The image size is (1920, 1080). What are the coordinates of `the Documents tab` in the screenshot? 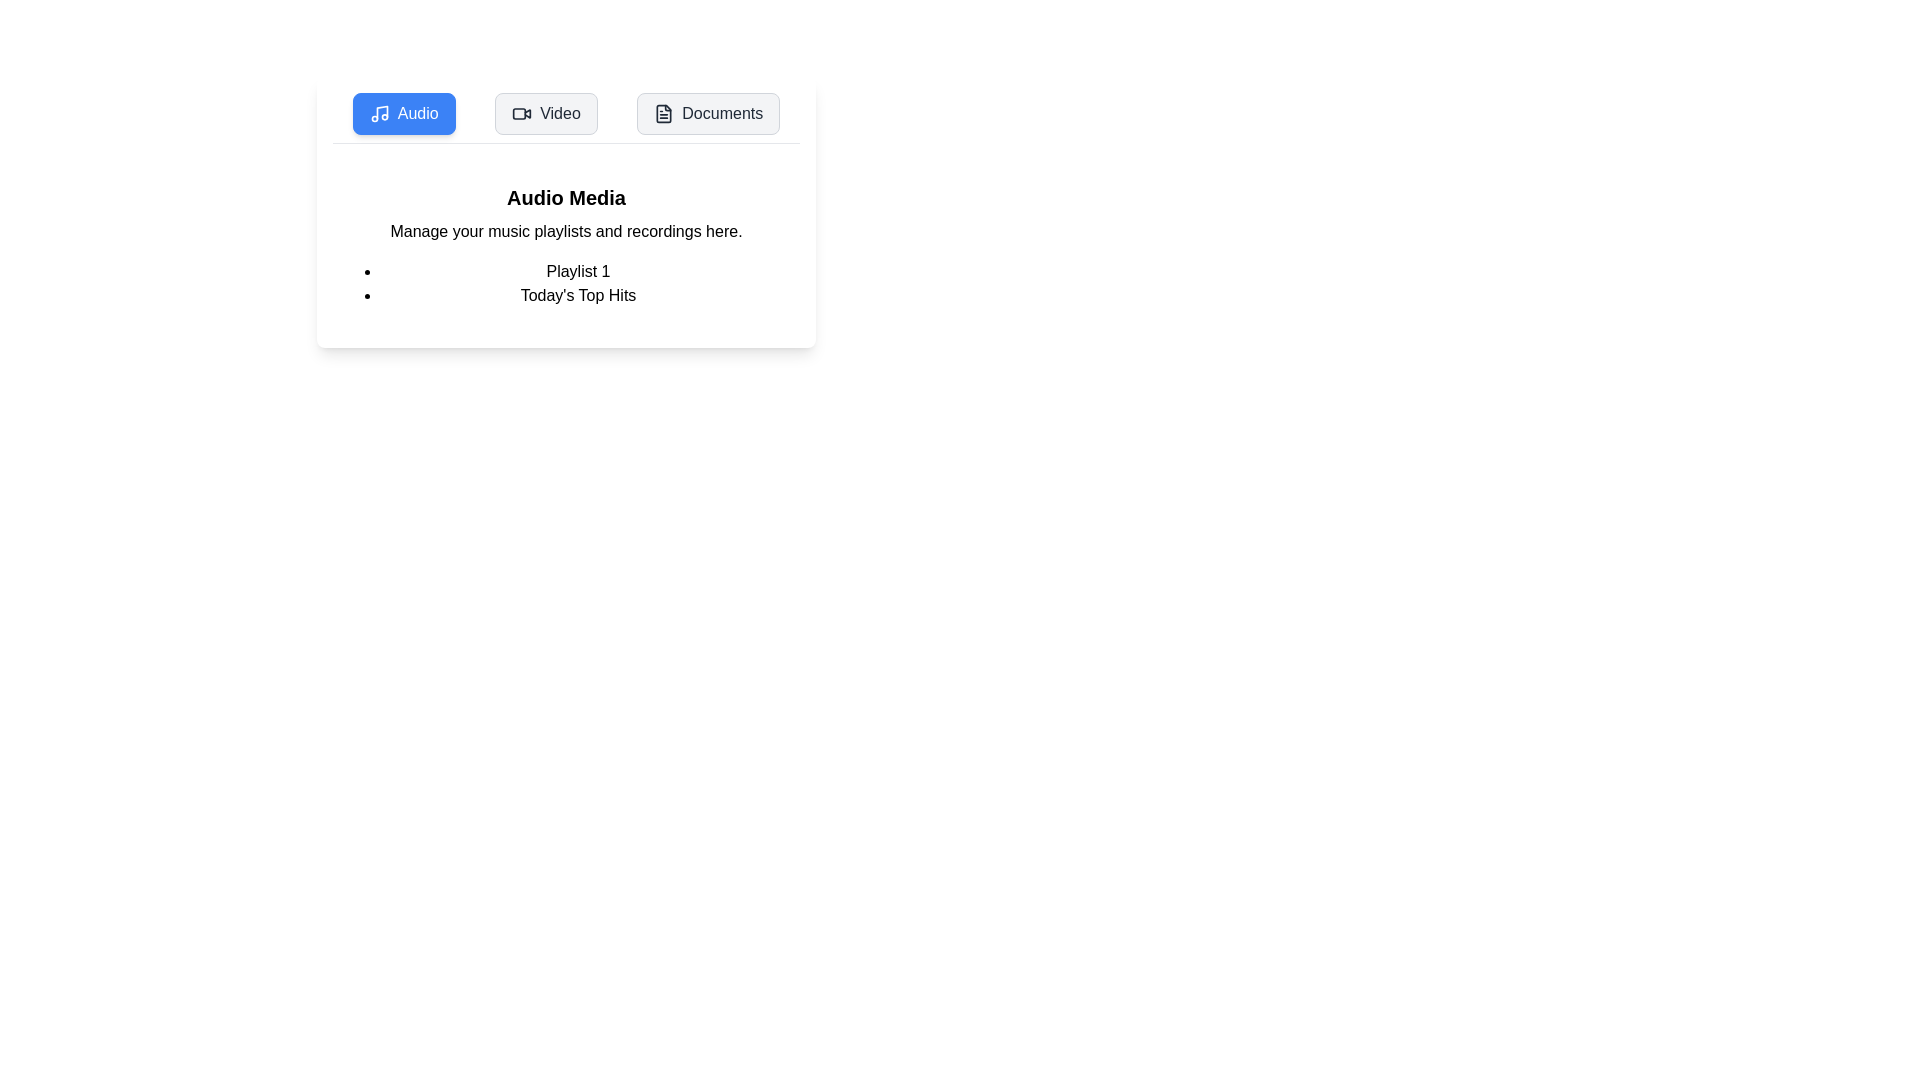 It's located at (709, 114).